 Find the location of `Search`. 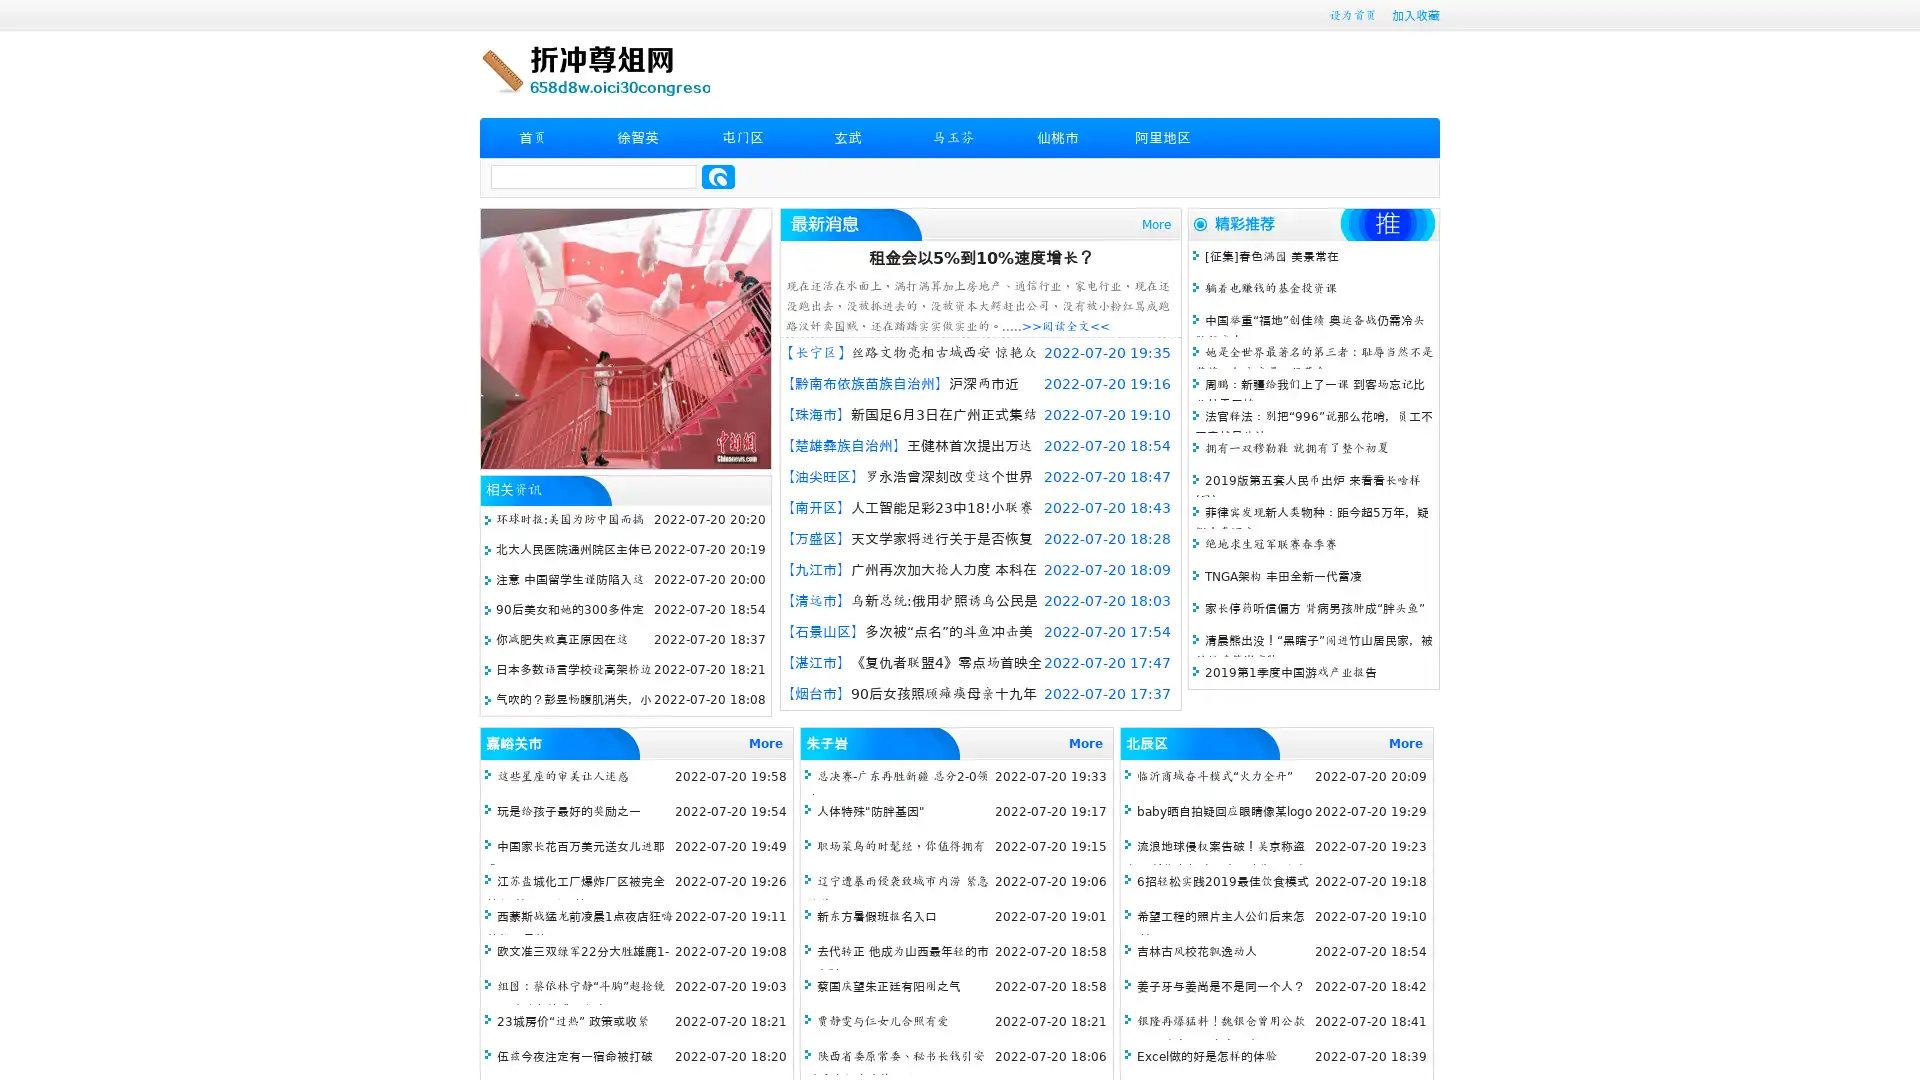

Search is located at coordinates (718, 176).